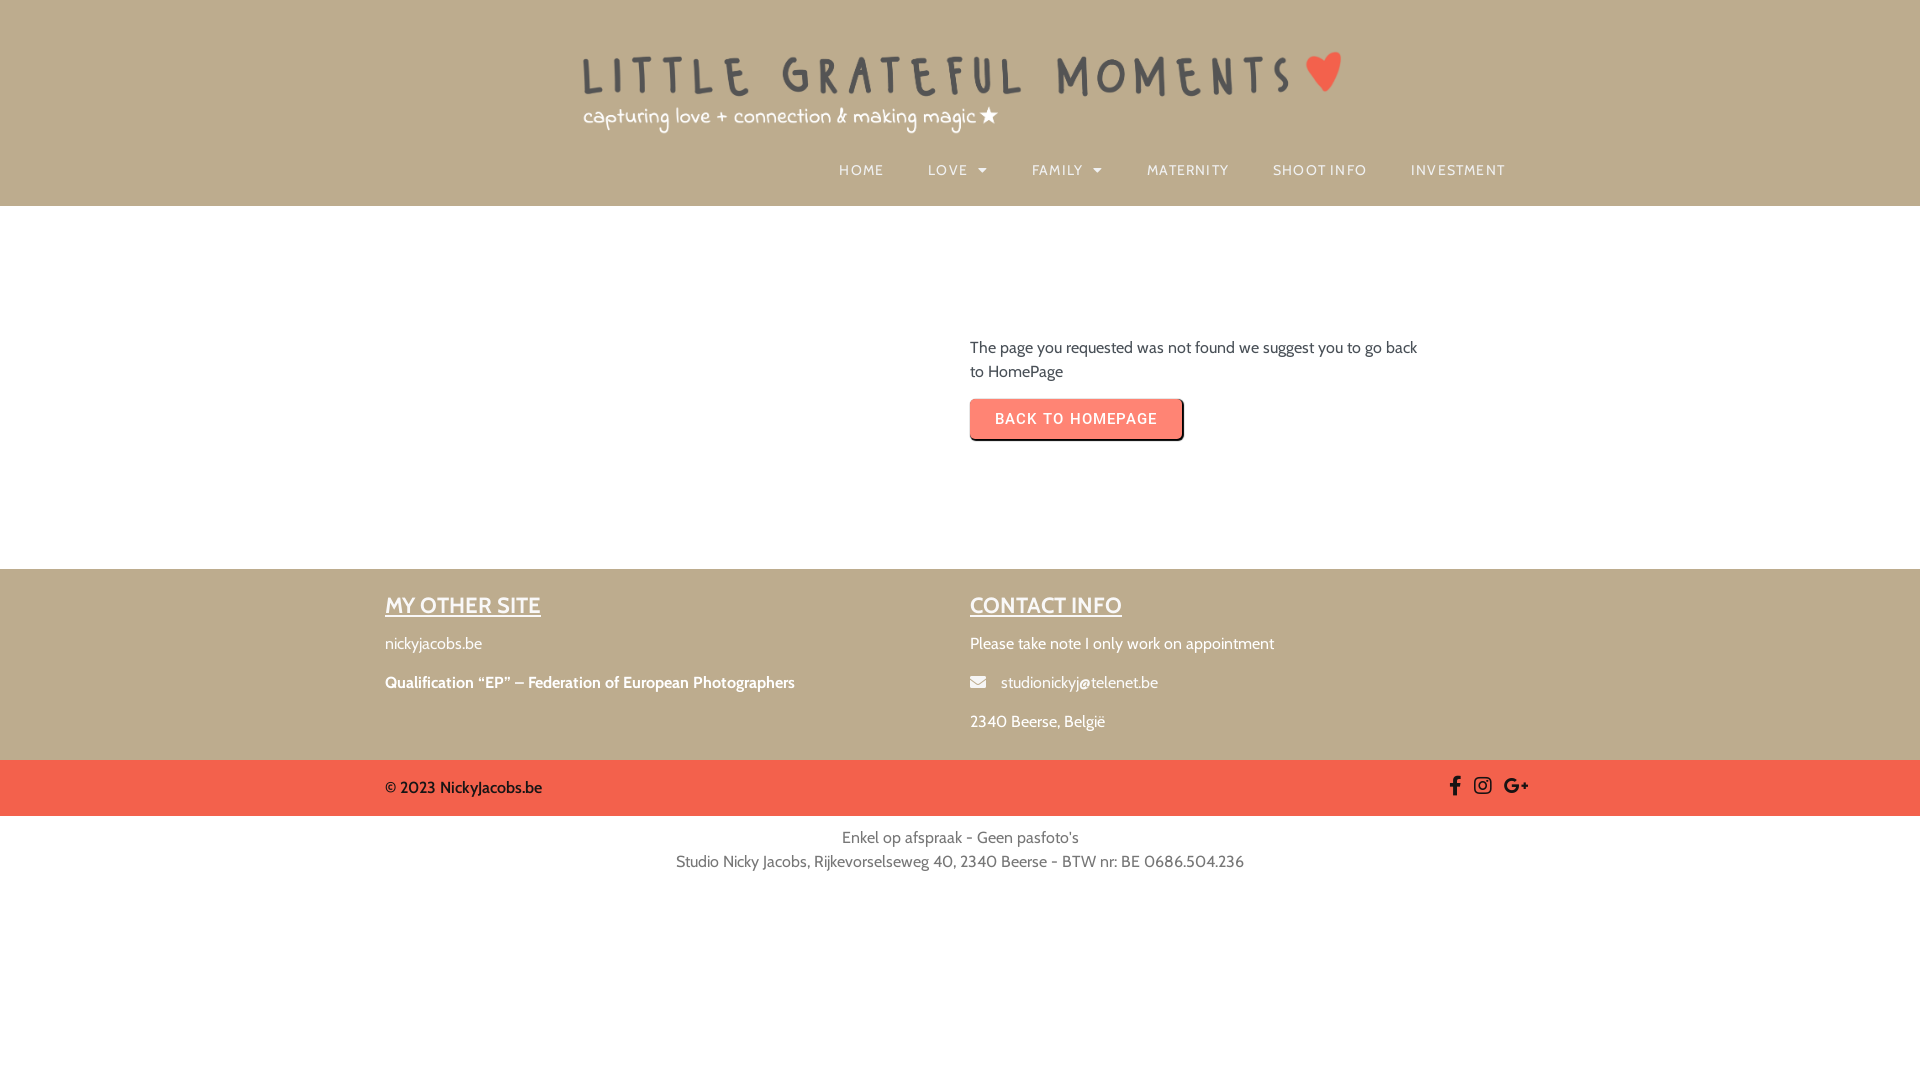 The height and width of the screenshot is (1080, 1920). Describe the element at coordinates (1458, 169) in the screenshot. I see `'INVESTMENT'` at that location.